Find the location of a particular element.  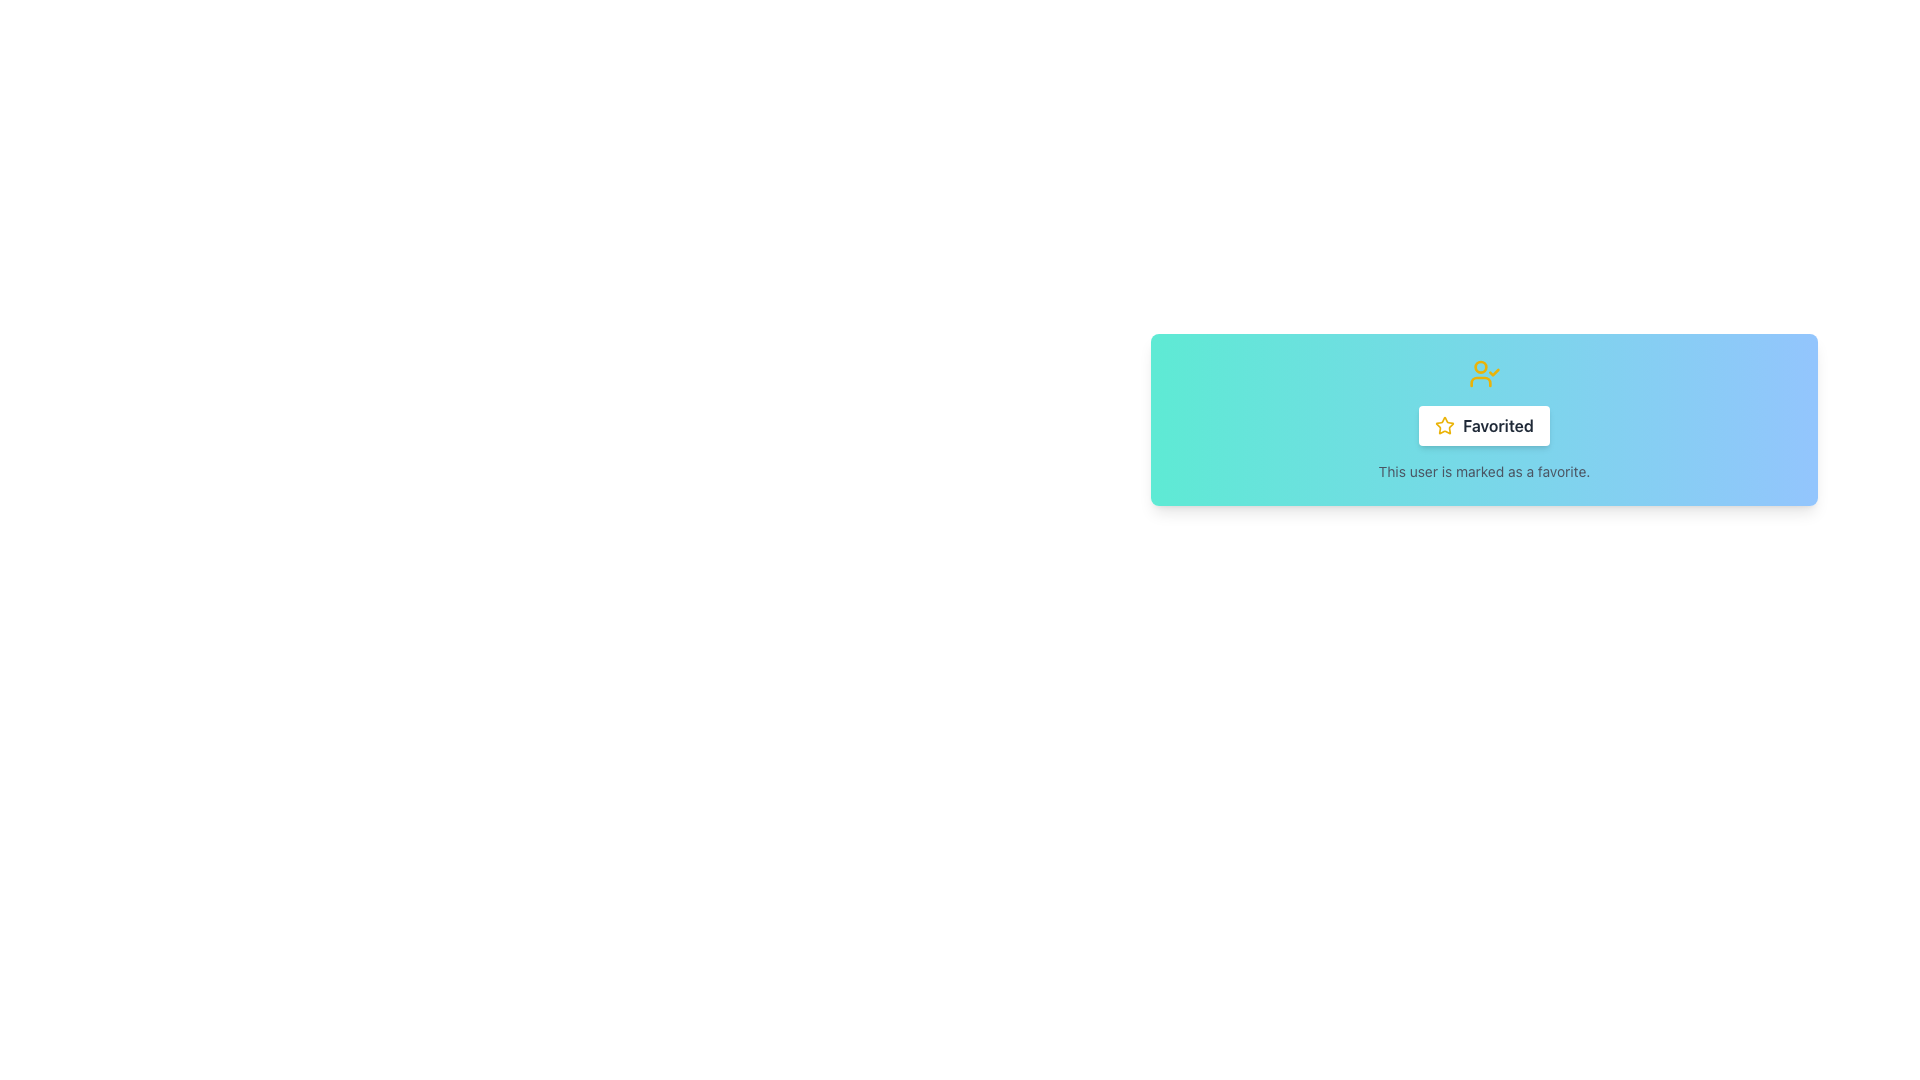

the curved line forming part of a person's profile image in the SVG icon, which is centrally located at the top of the card window is located at coordinates (1480, 381).